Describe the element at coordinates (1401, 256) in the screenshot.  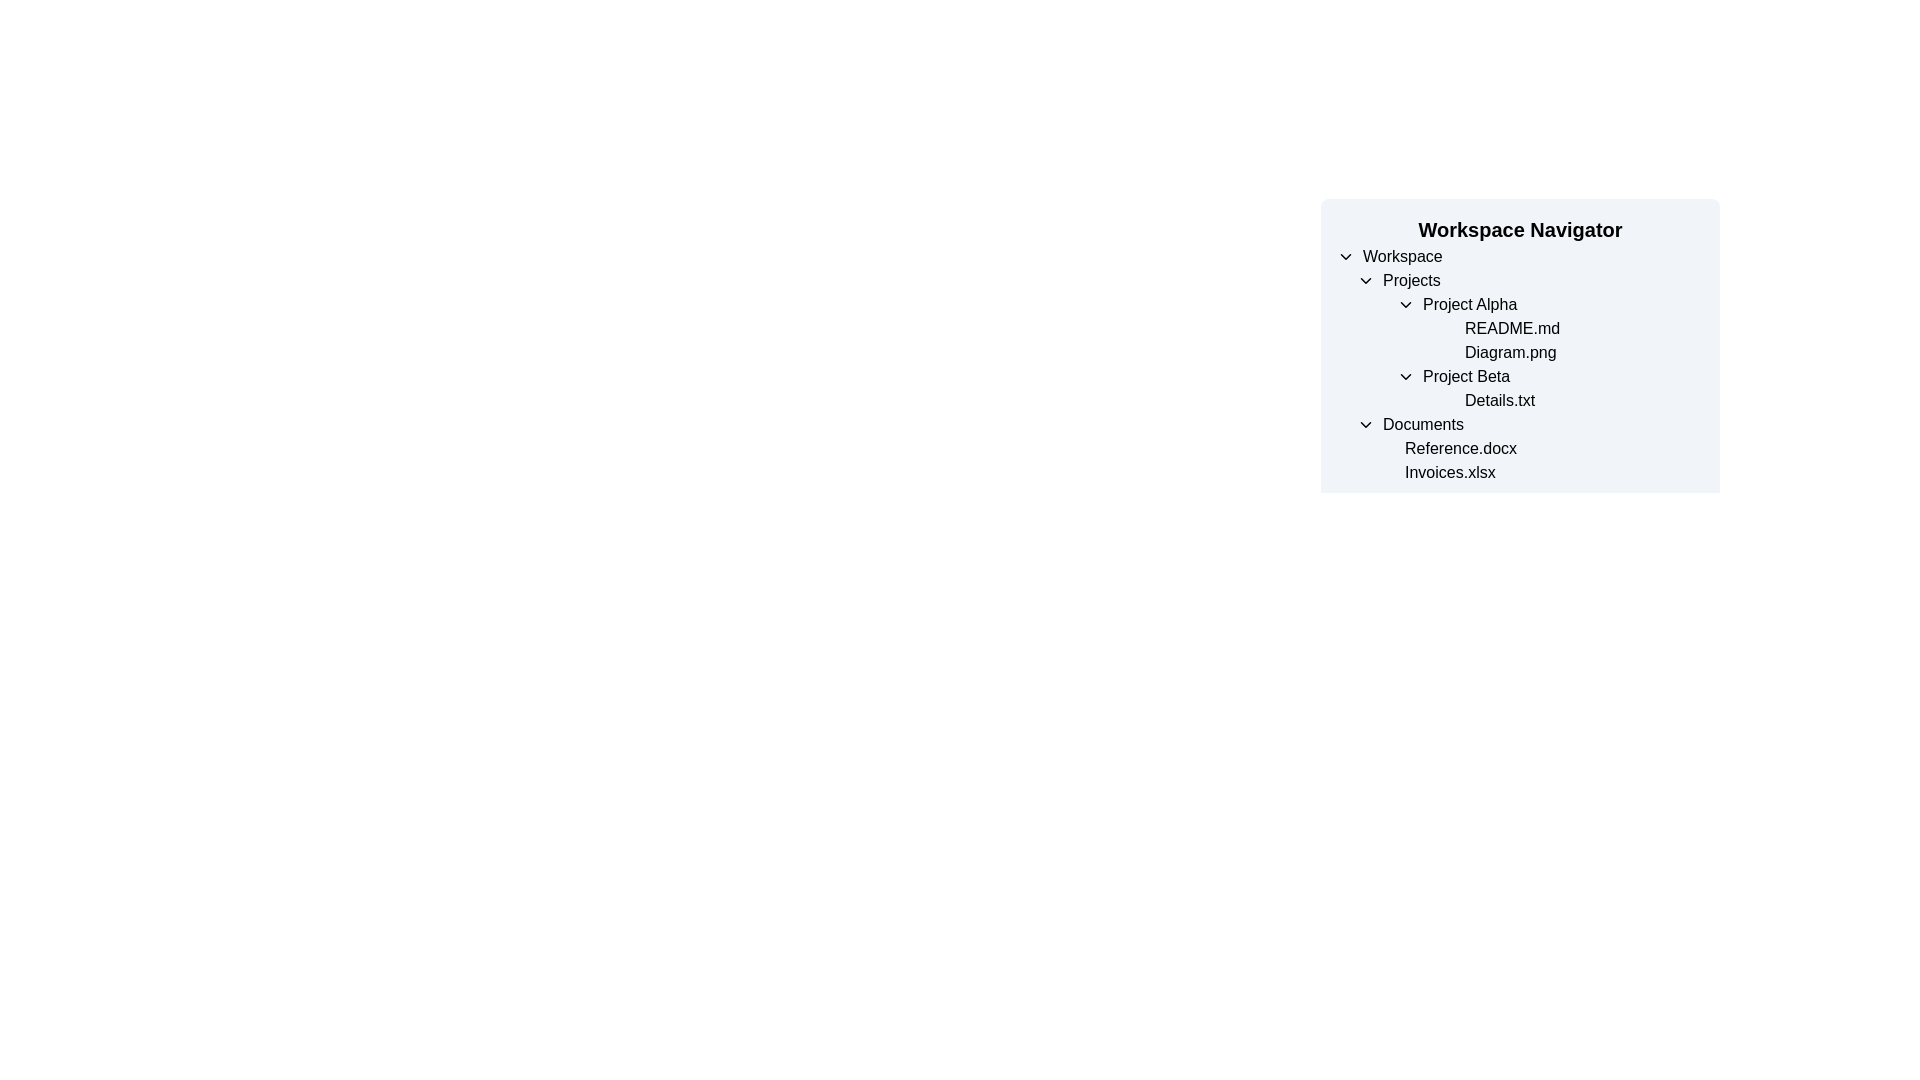
I see `the text label 'Workspace' in the hierarchical navigation menu 'Workspace Navigator'` at that location.